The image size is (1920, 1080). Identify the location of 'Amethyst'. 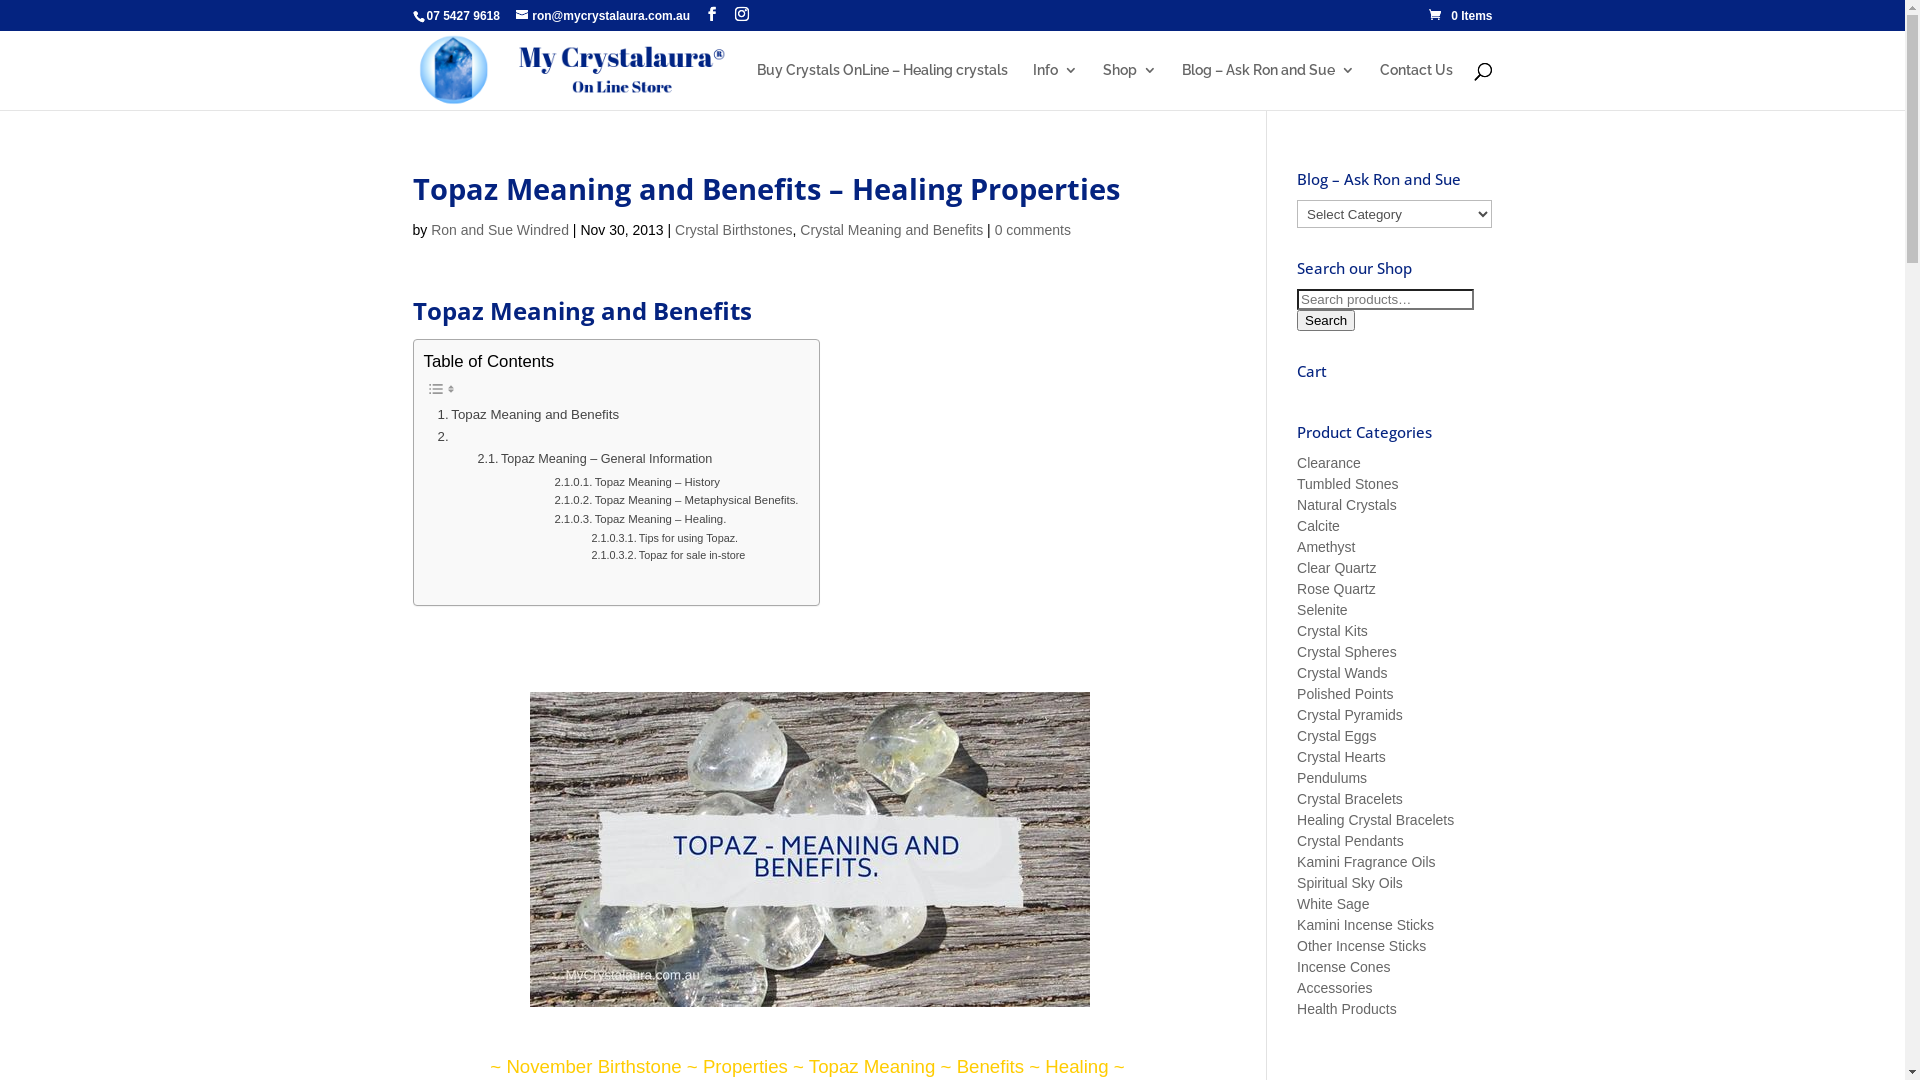
(1296, 547).